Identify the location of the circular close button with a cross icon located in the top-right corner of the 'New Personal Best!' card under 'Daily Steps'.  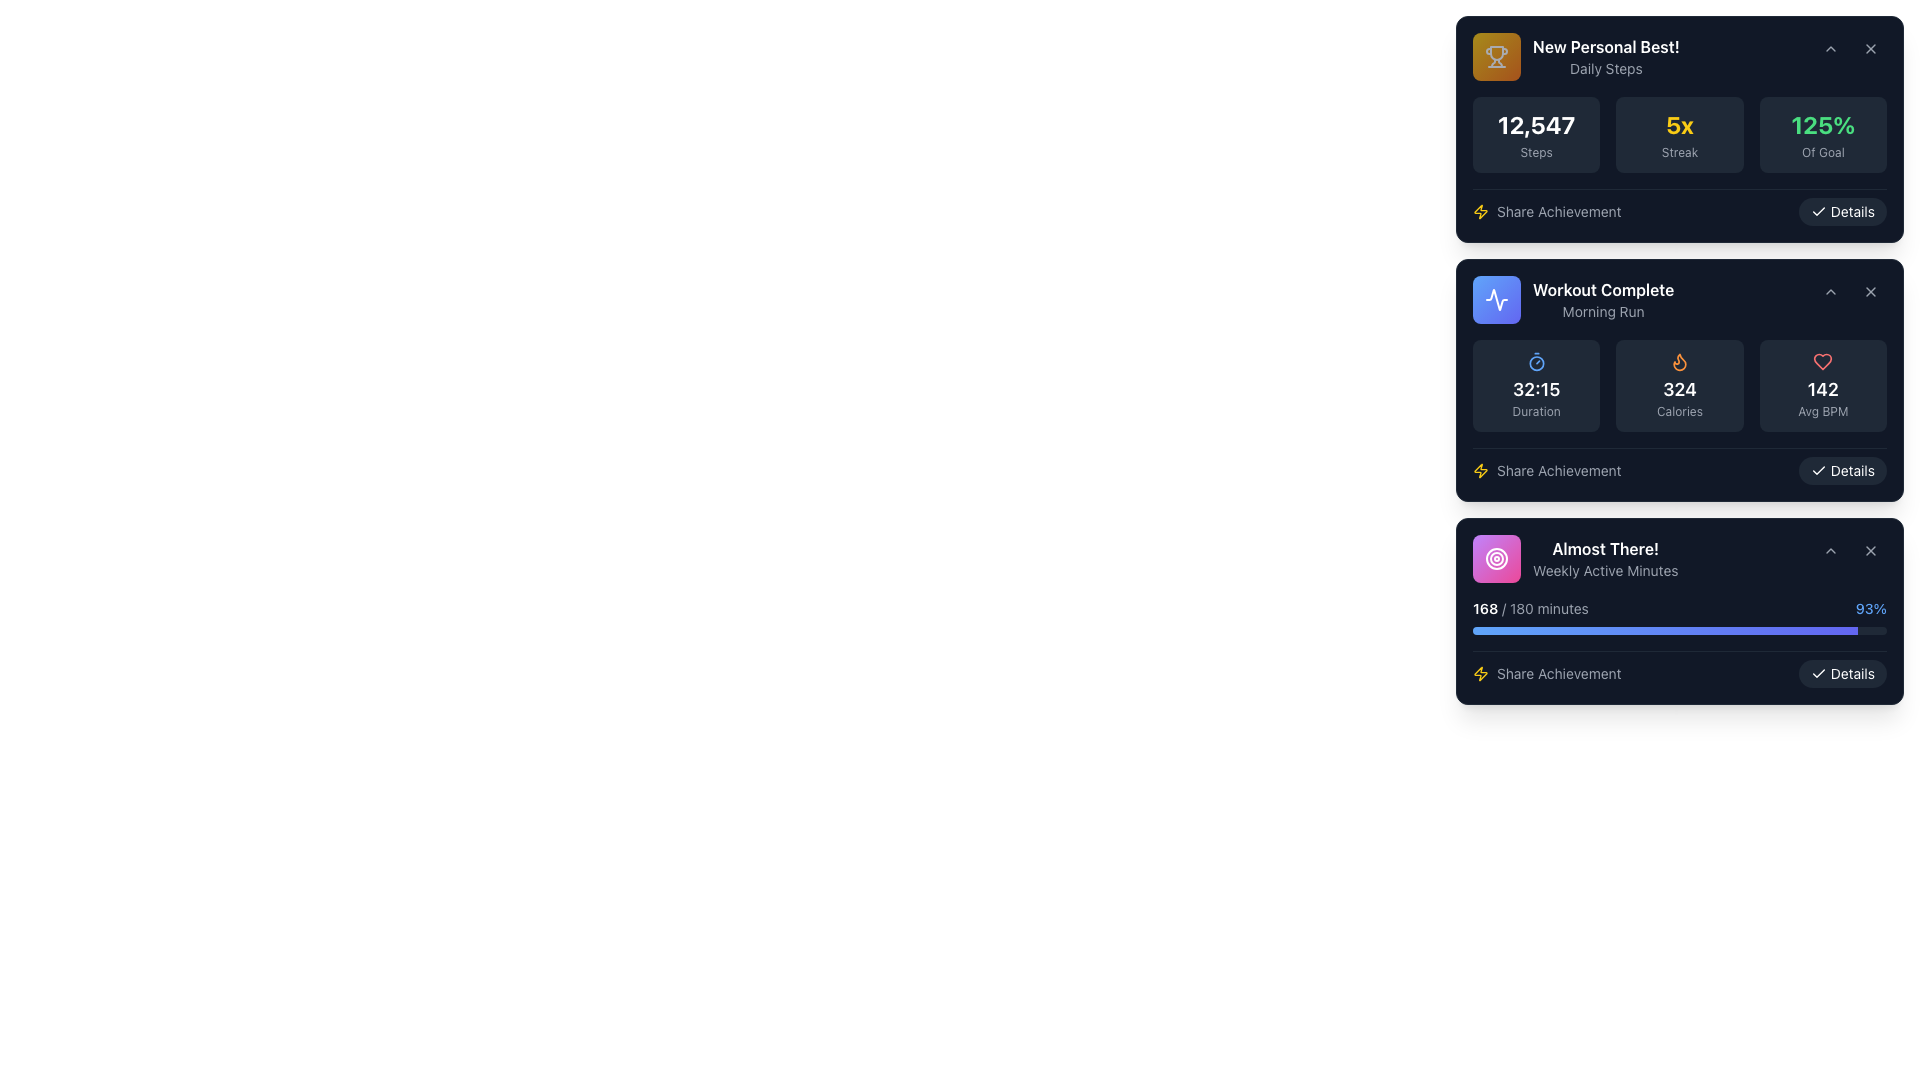
(1870, 48).